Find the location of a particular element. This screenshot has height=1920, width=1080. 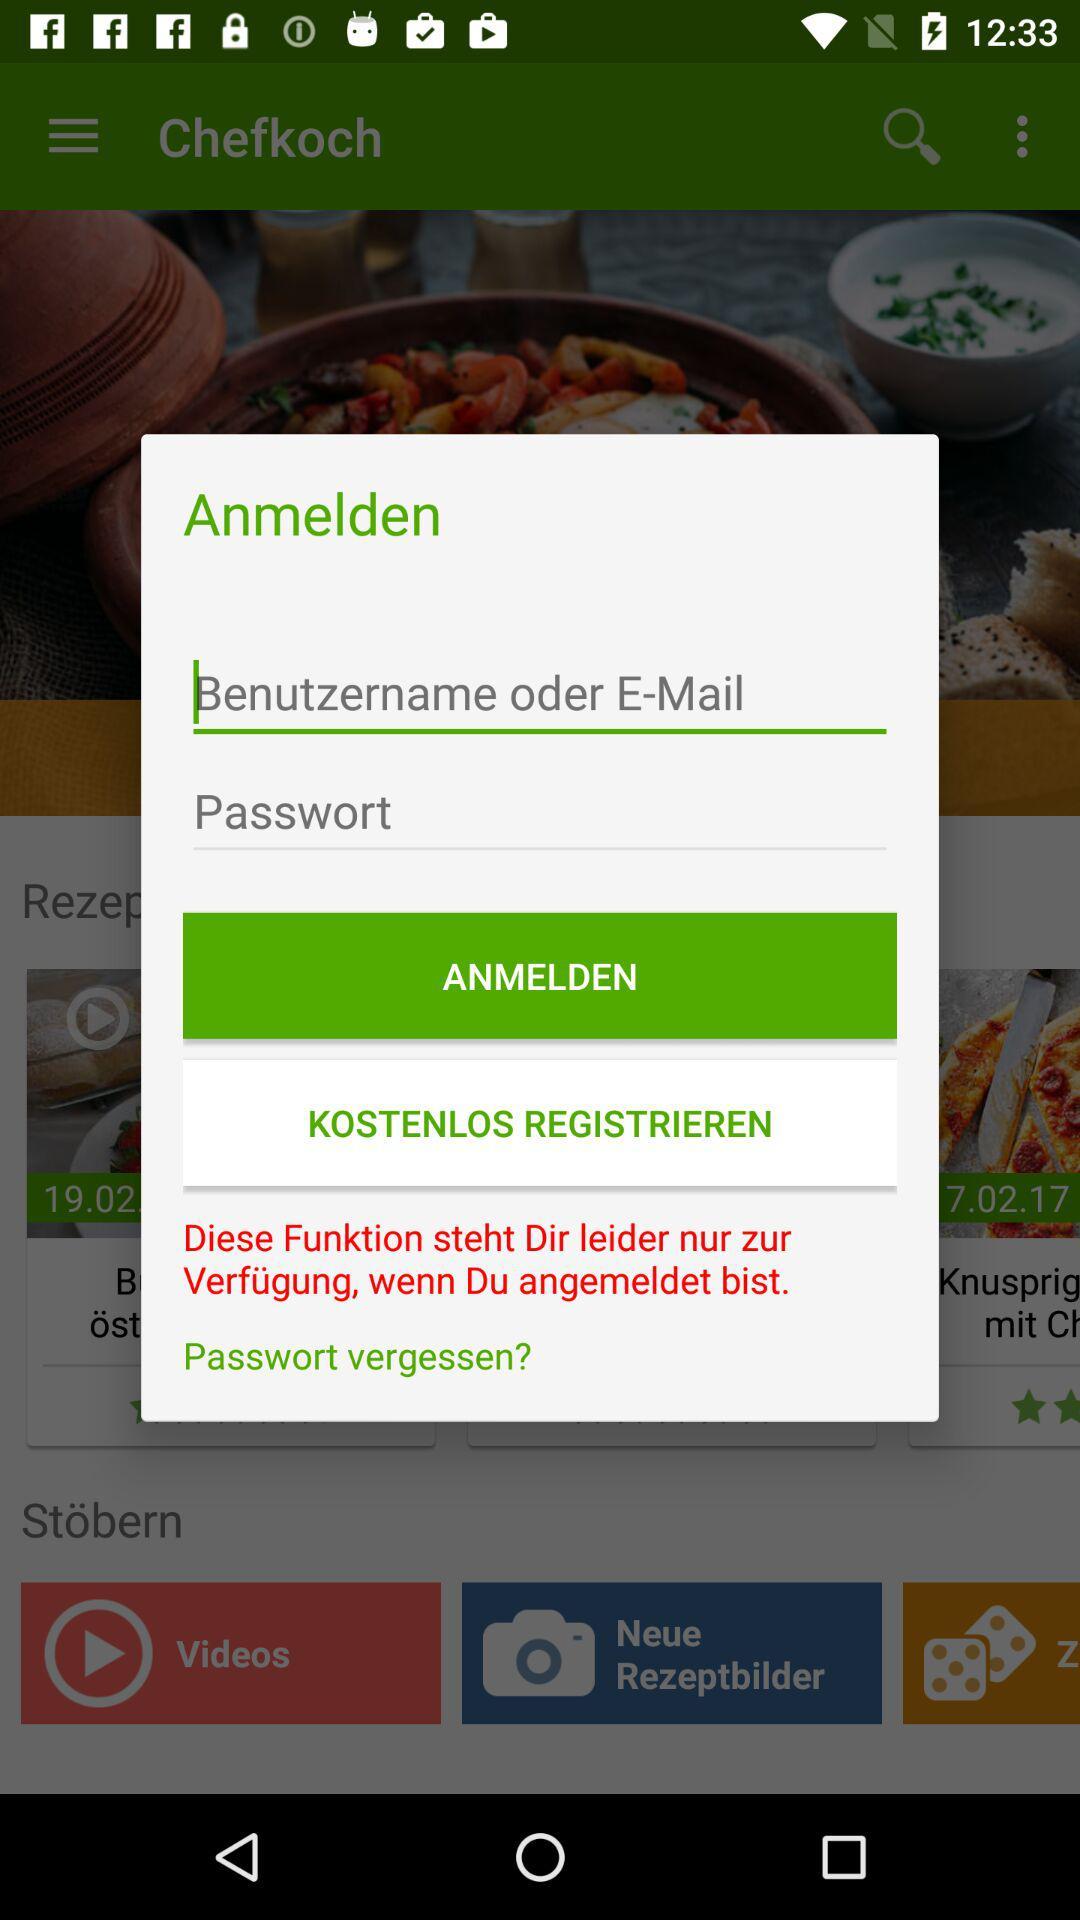

the icon at the bottom is located at coordinates (540, 1355).